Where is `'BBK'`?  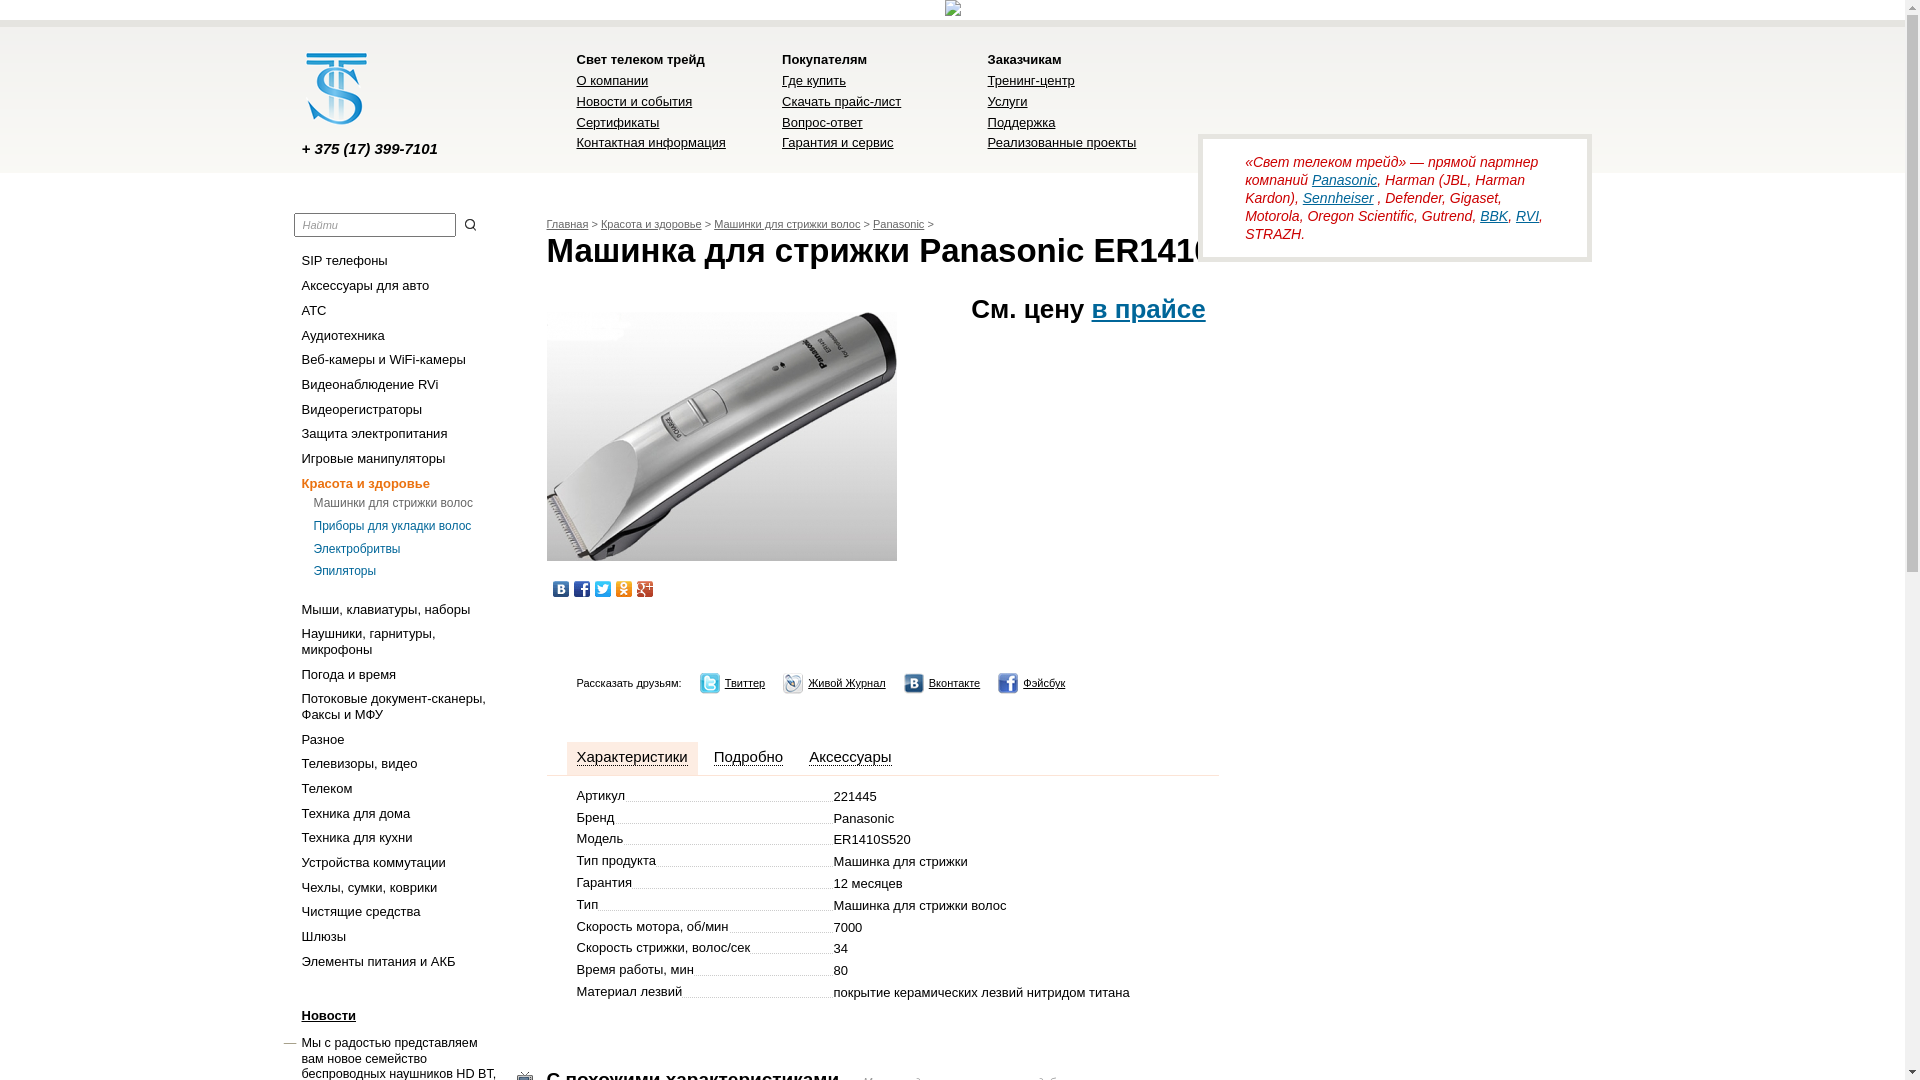 'BBK' is located at coordinates (1479, 216).